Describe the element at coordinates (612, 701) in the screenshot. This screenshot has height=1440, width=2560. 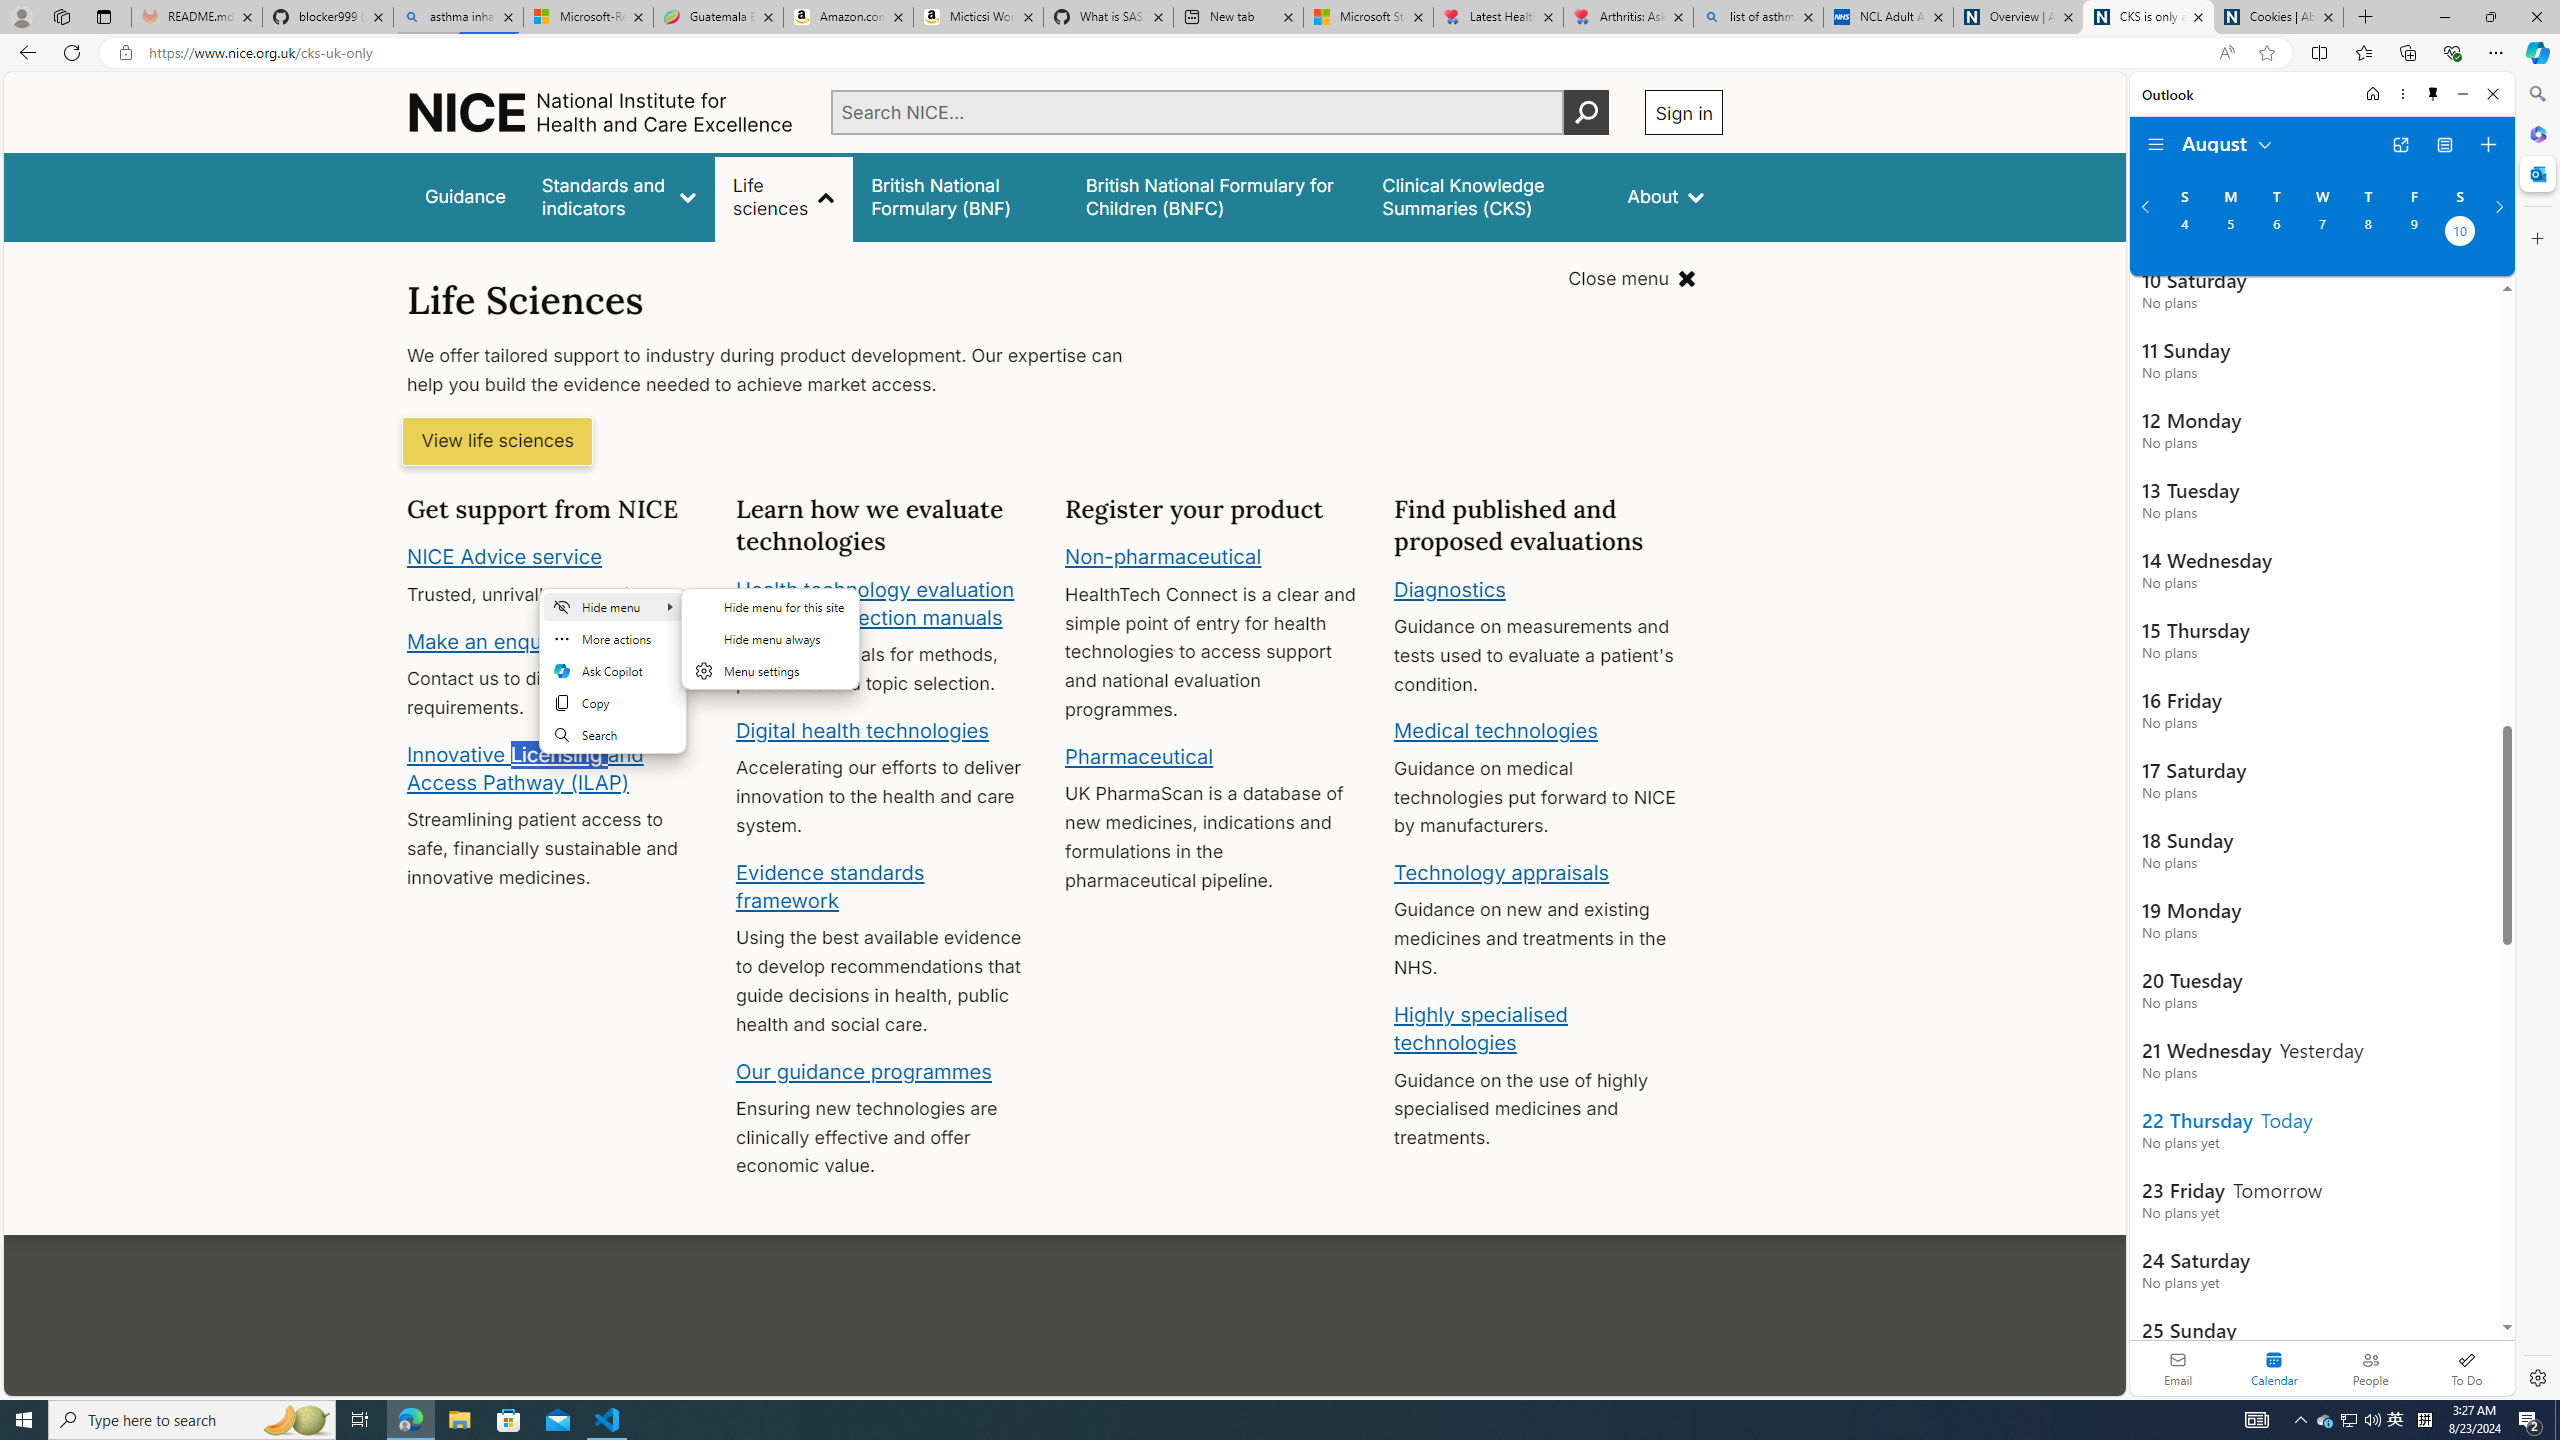
I see `'Copy'` at that location.